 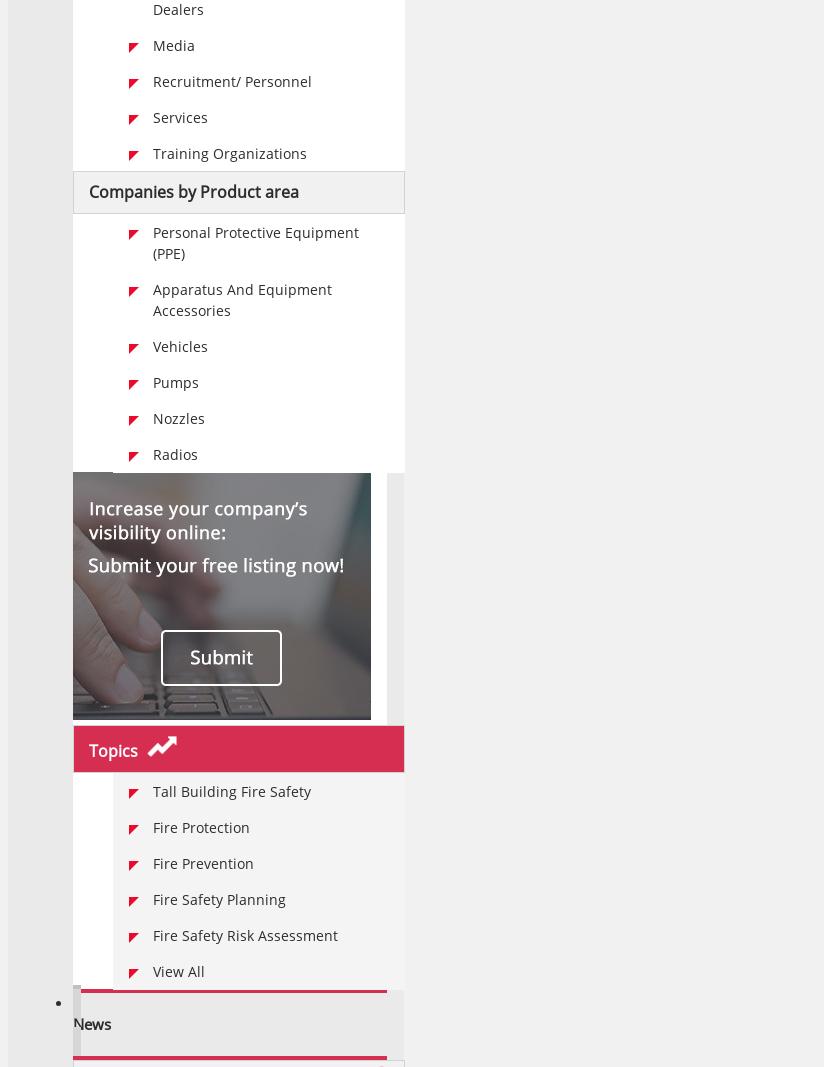 What do you see at coordinates (218, 899) in the screenshot?
I see `'Fire Safety Planning'` at bounding box center [218, 899].